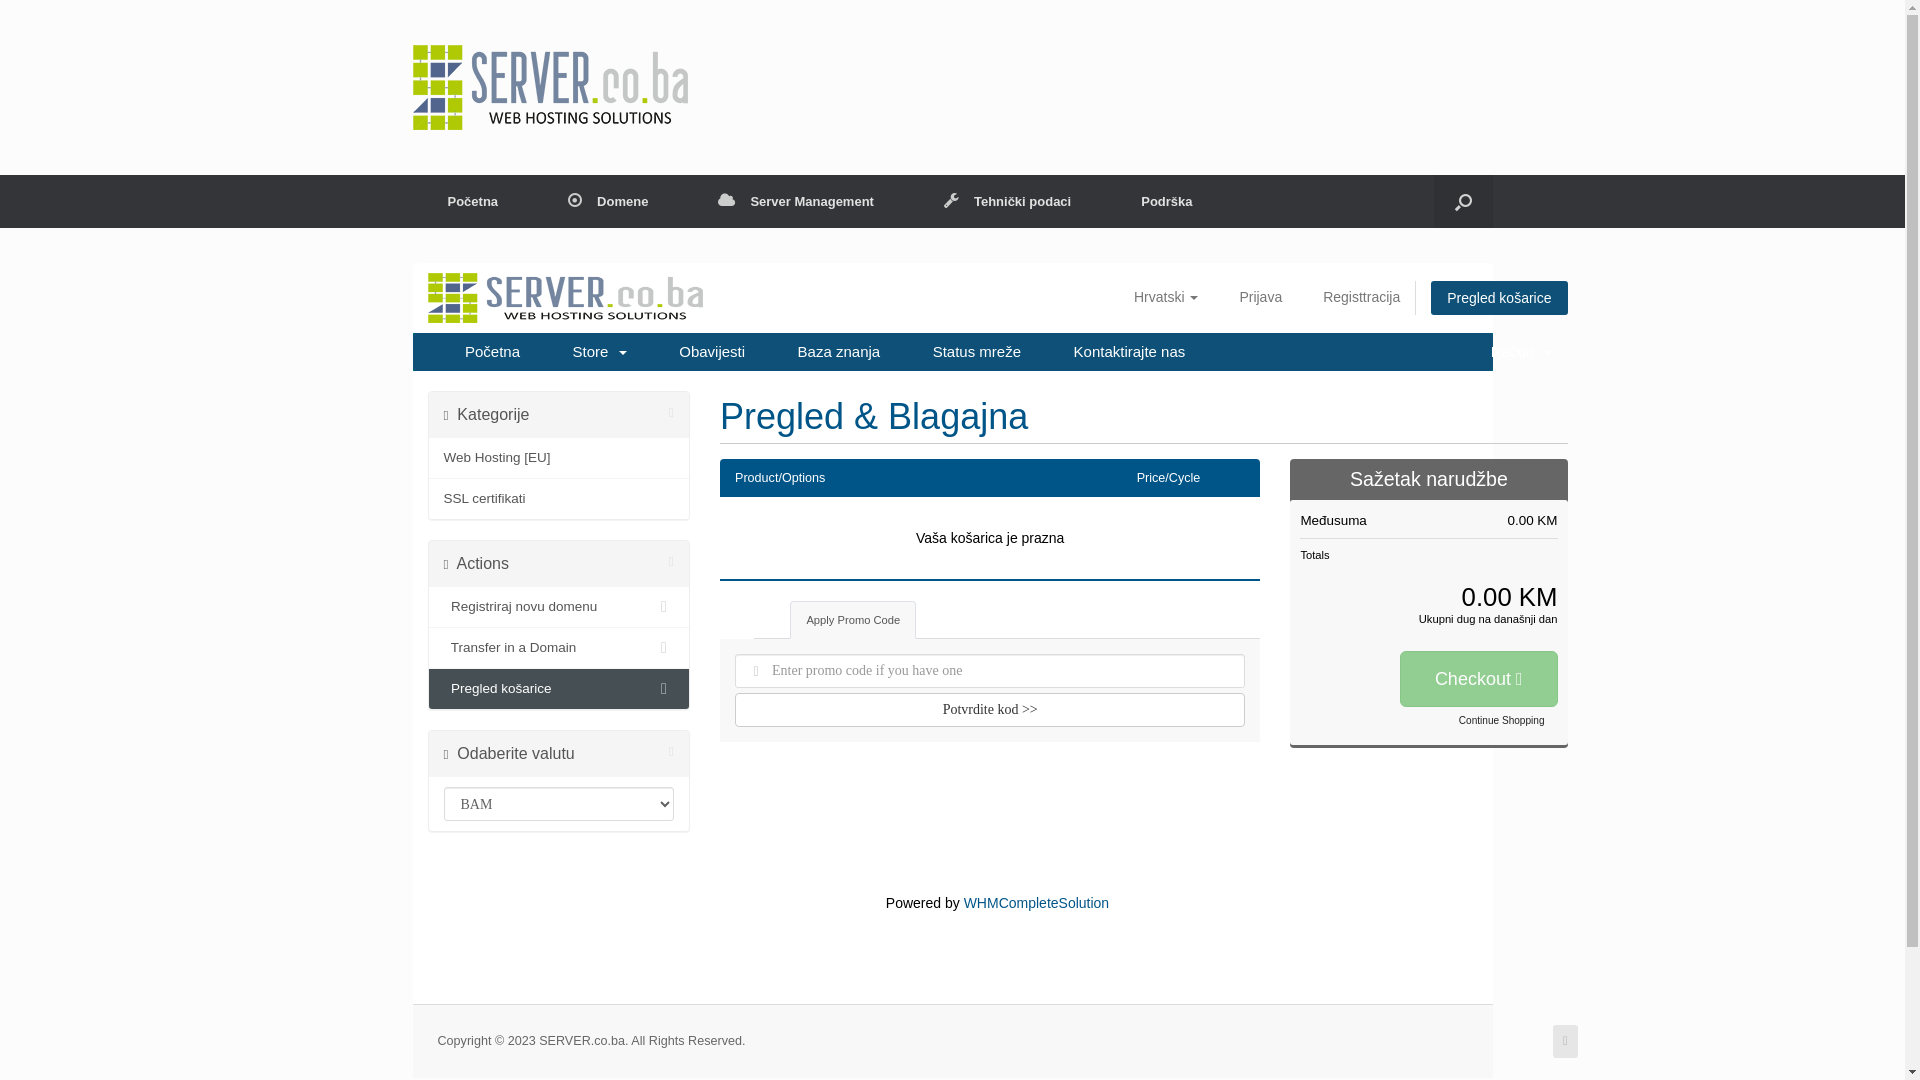 This screenshot has width=1920, height=1080. What do you see at coordinates (1360, 297) in the screenshot?
I see `'Registtracija'` at bounding box center [1360, 297].